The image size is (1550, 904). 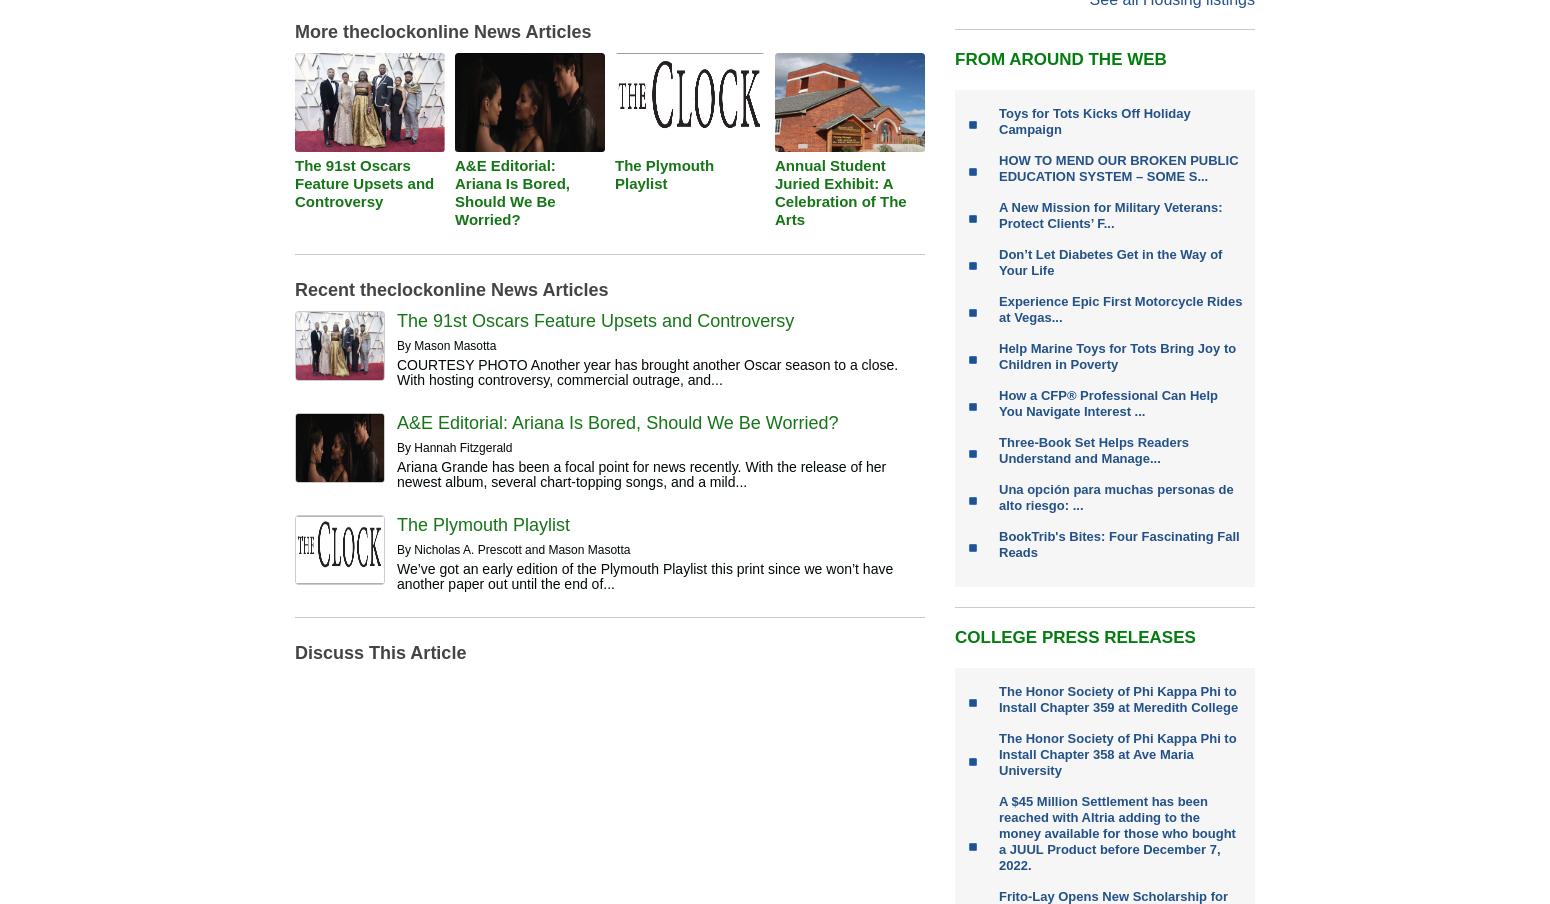 I want to click on 'Una opción para muchas personas de alto riesgo: ...', so click(x=1115, y=496).